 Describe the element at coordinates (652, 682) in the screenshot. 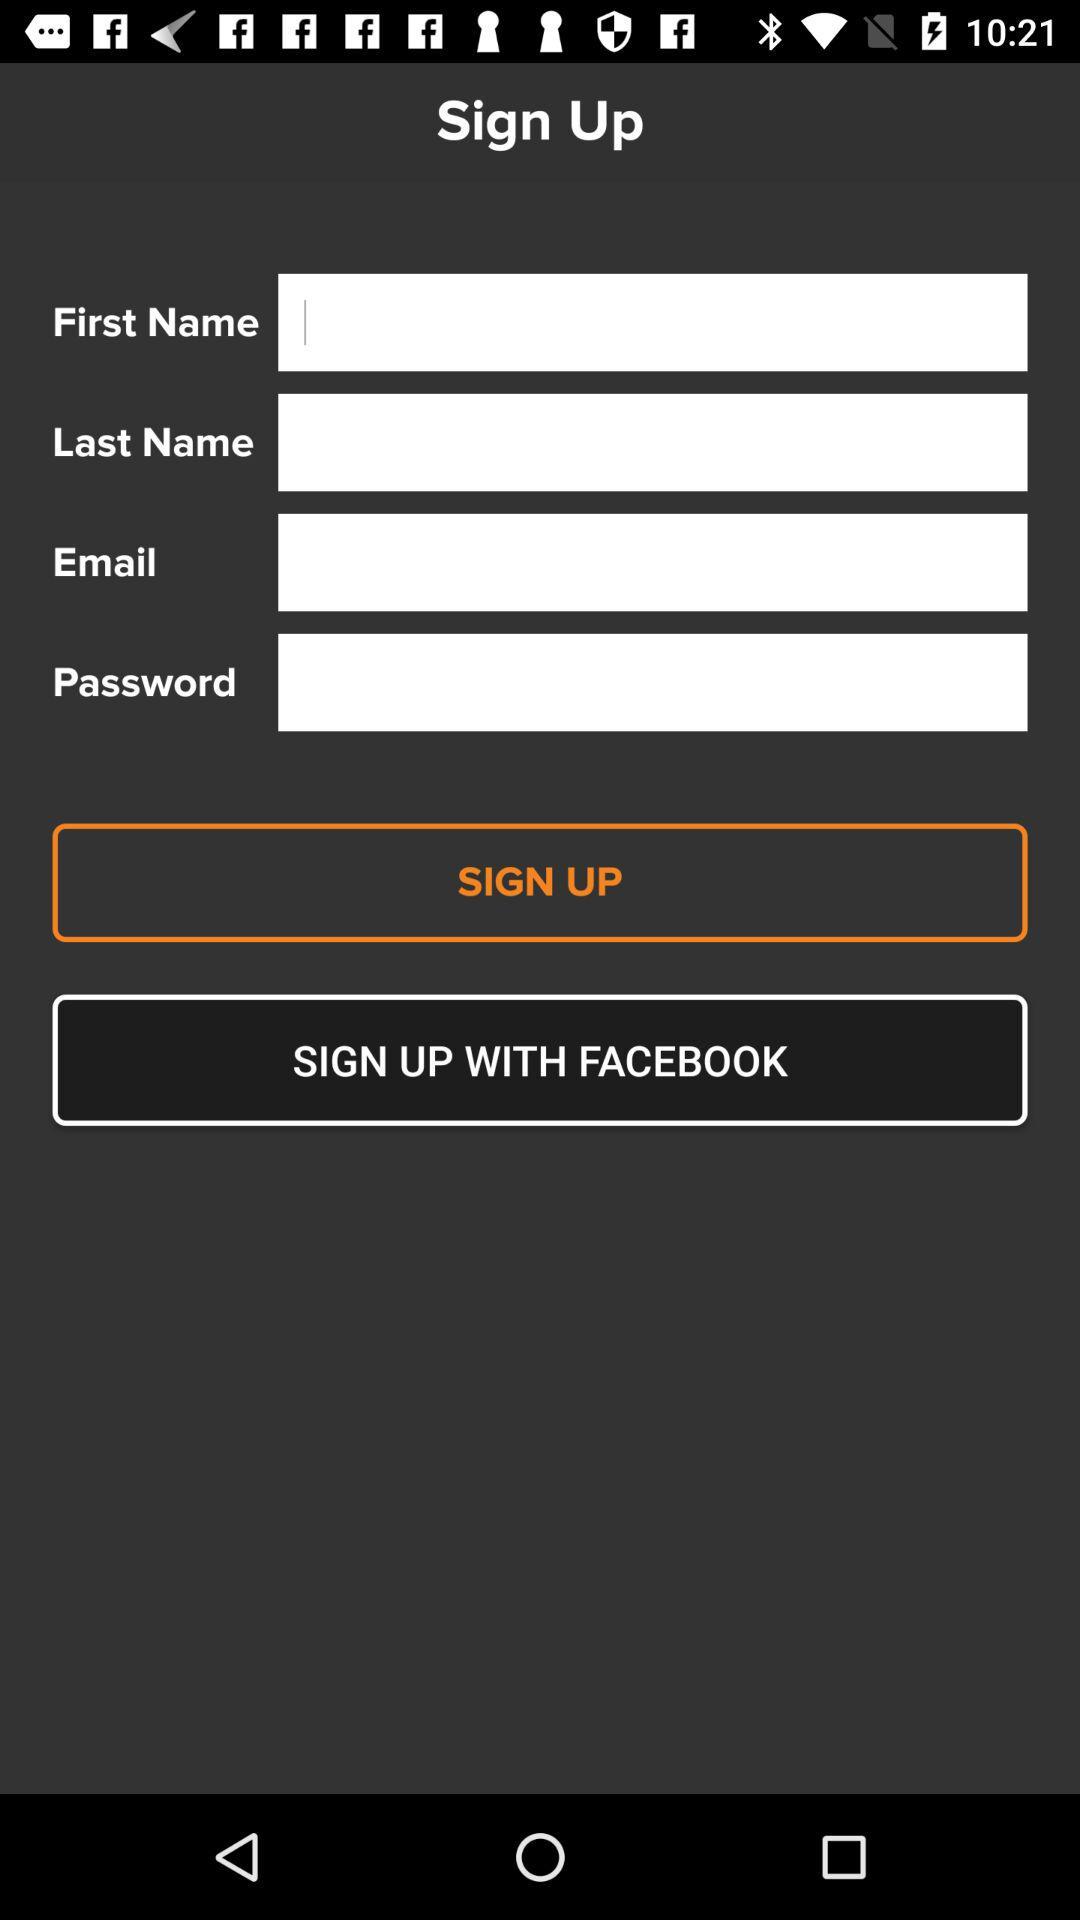

I see `icon to the right of the password item` at that location.